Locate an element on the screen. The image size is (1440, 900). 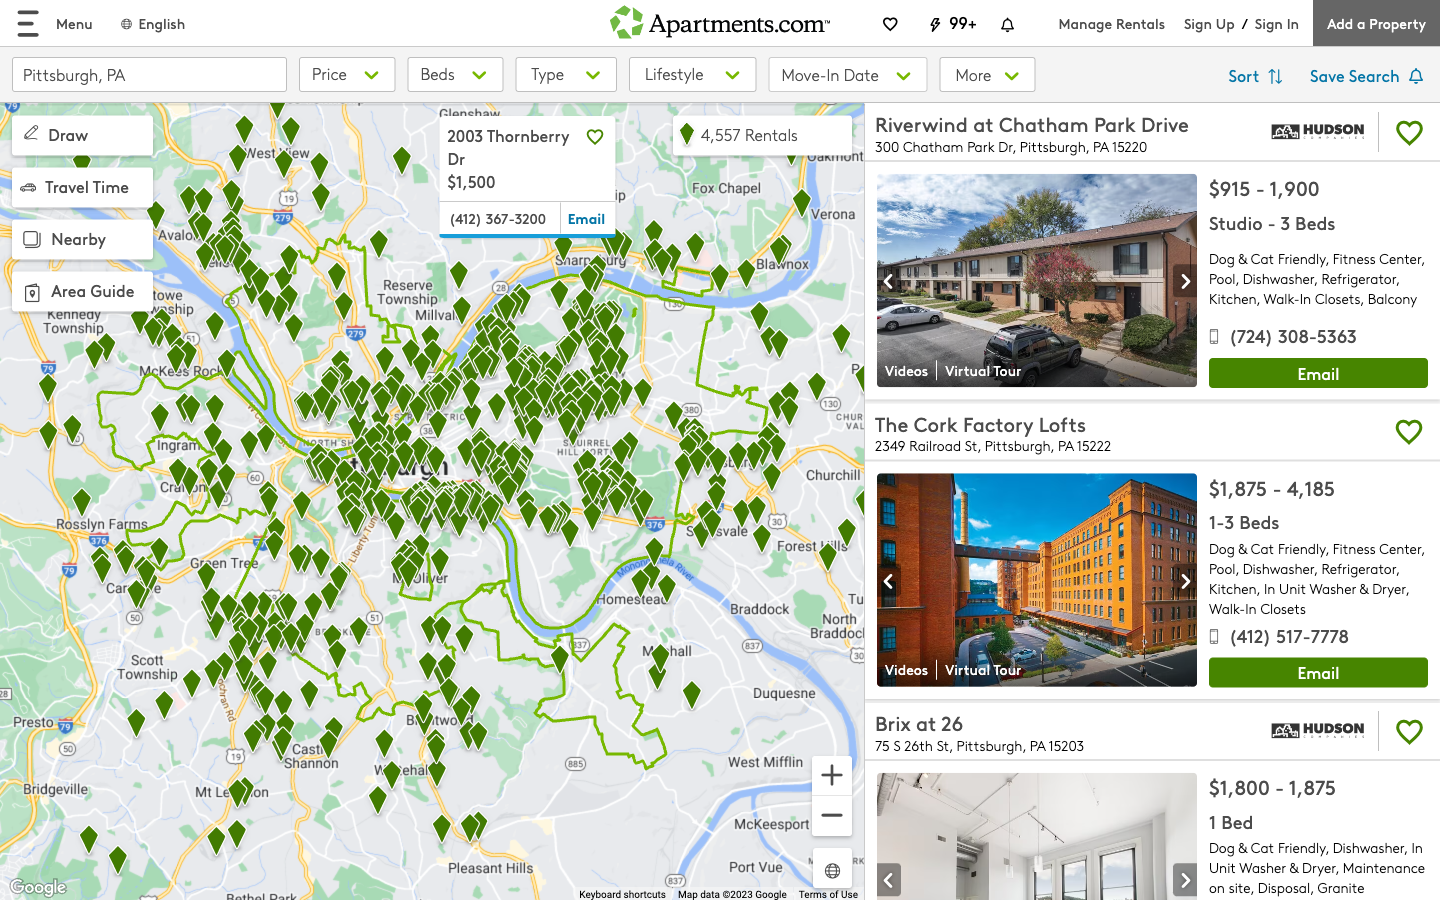
alter language to English is located at coordinates (151, 22).